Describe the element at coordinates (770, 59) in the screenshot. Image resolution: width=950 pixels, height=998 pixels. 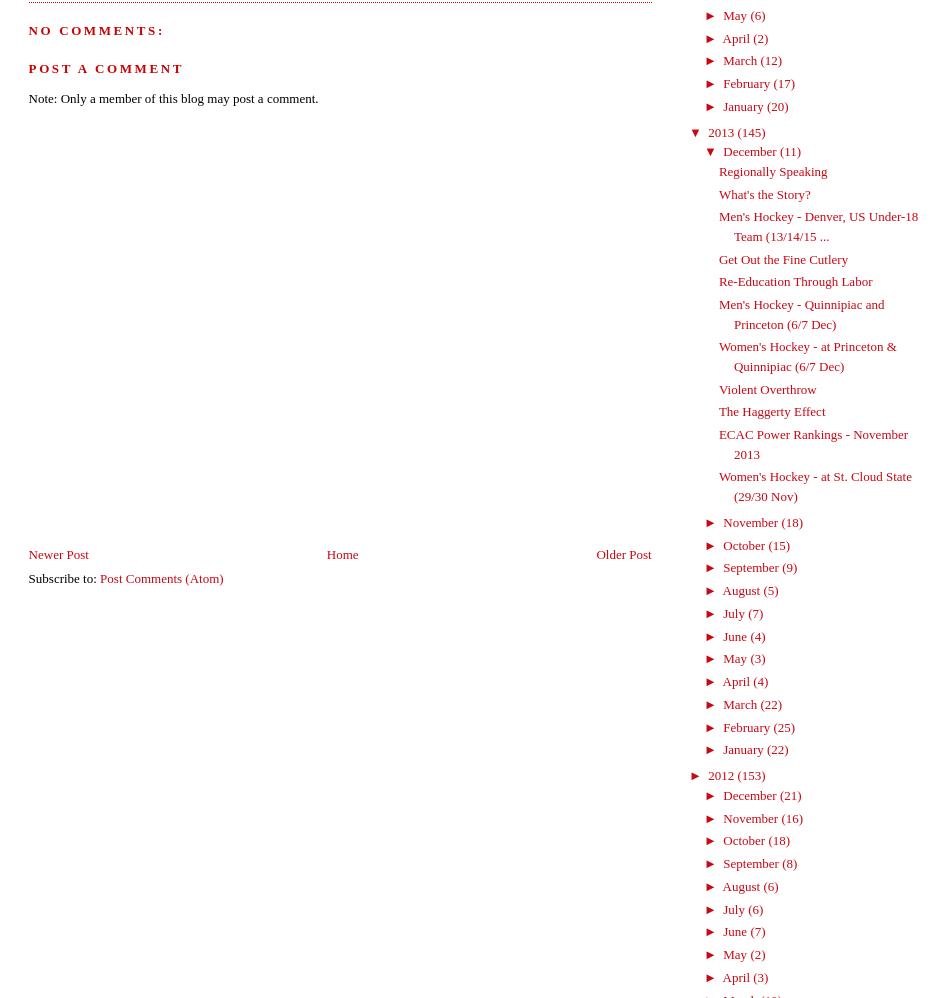
I see `'(12)'` at that location.